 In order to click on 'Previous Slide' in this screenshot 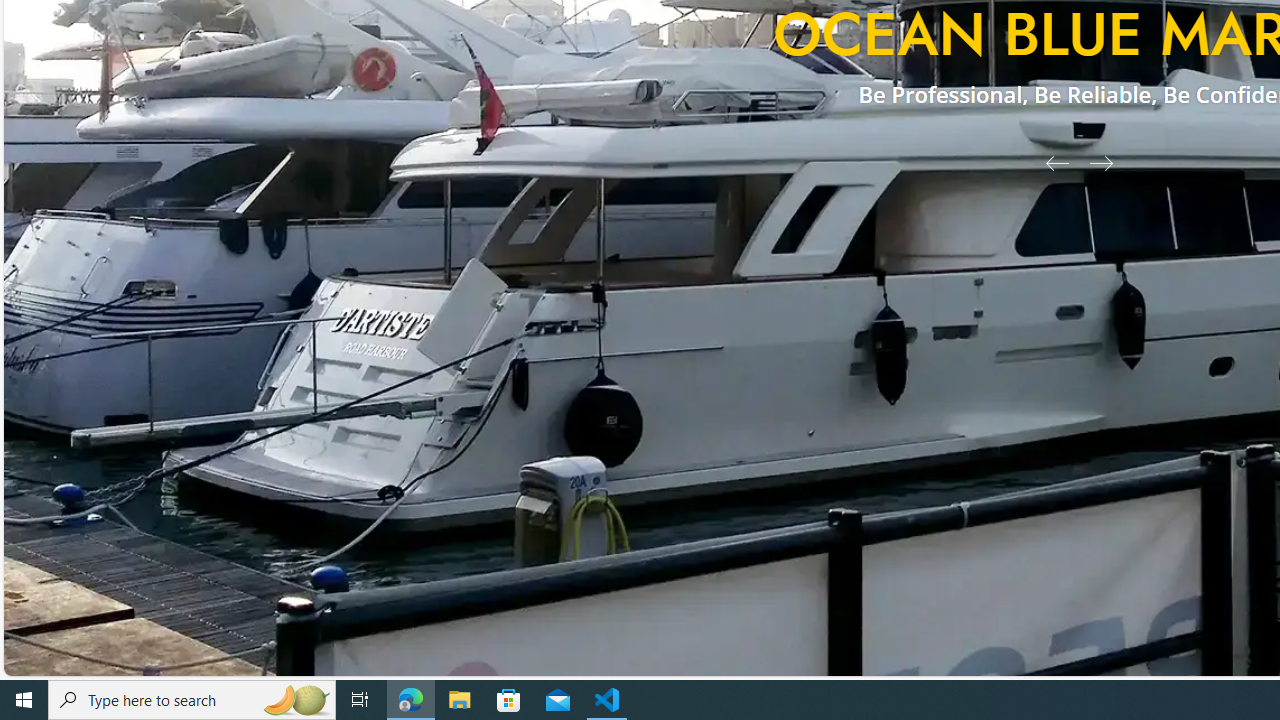, I will do `click(1049, 161)`.